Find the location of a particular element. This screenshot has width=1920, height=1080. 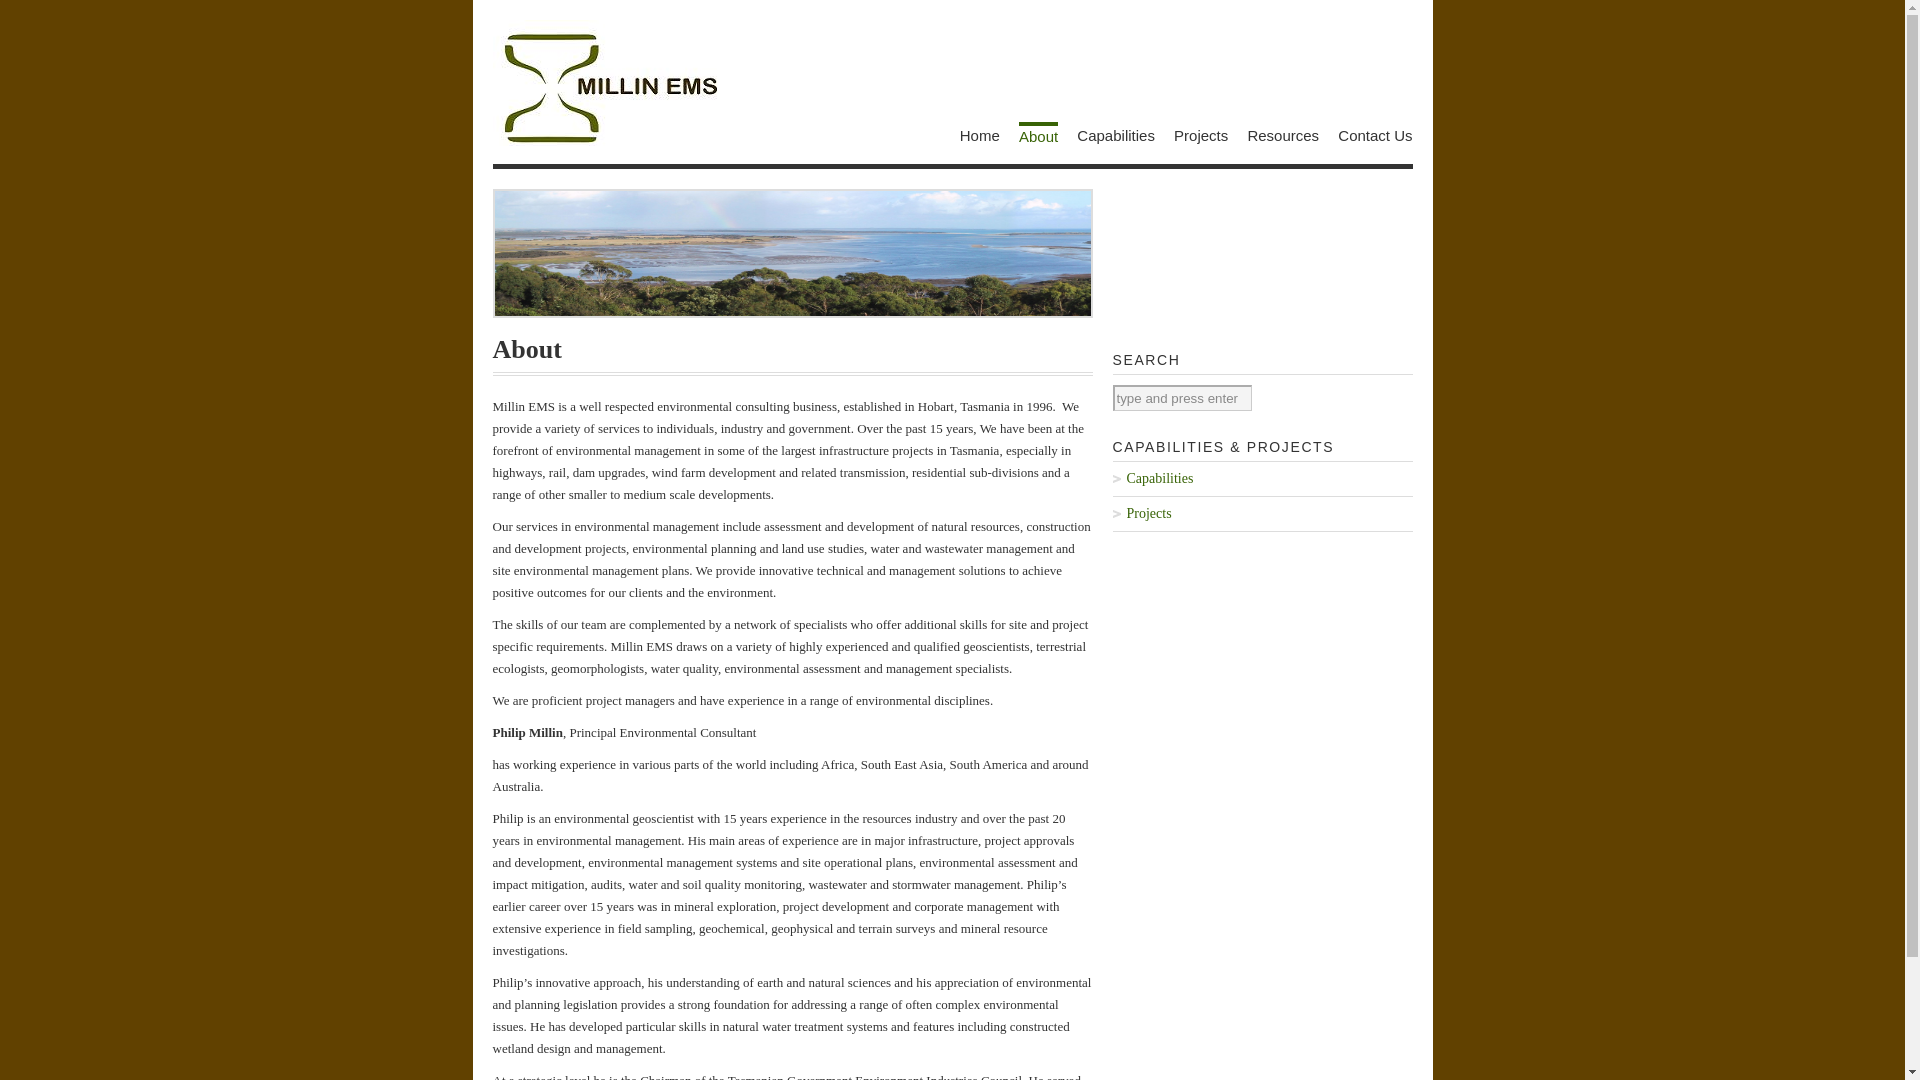

'Projects' is located at coordinates (1200, 135).